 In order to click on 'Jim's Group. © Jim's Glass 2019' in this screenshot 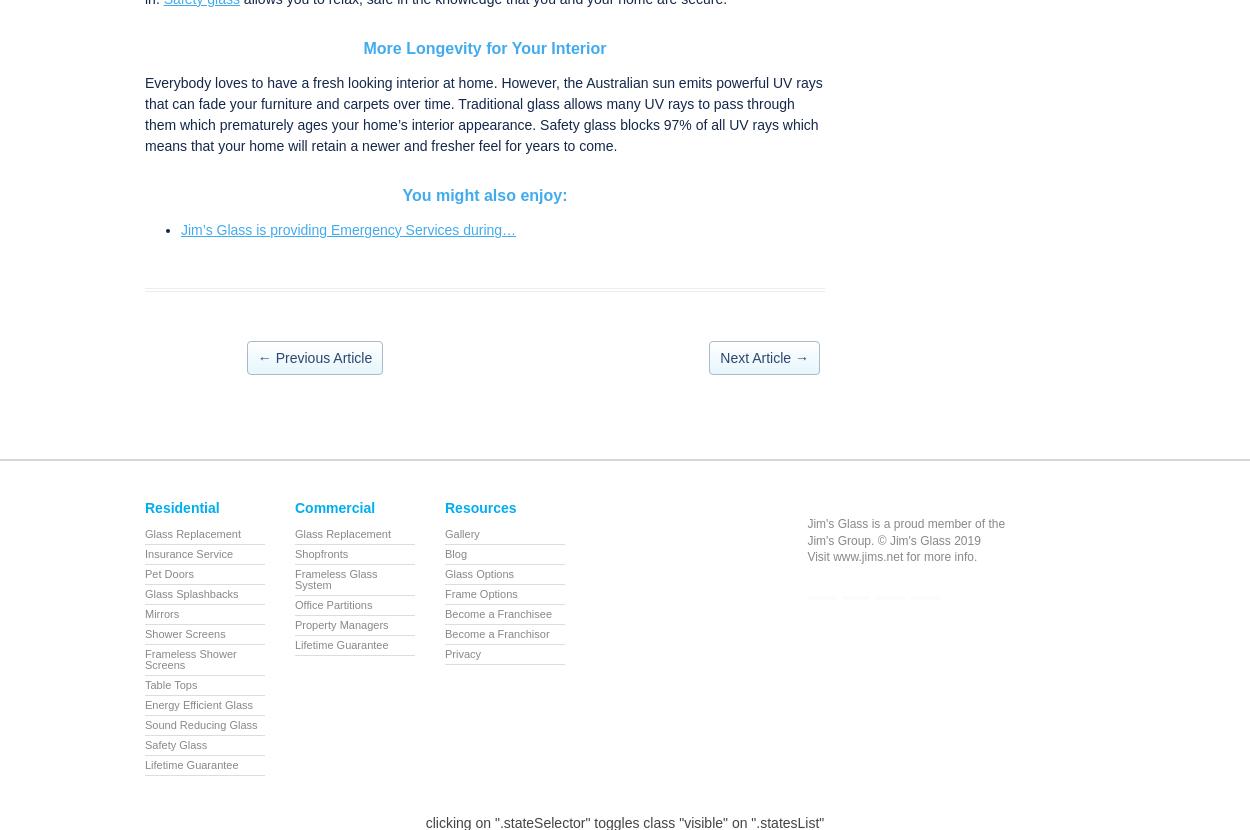, I will do `click(806, 539)`.